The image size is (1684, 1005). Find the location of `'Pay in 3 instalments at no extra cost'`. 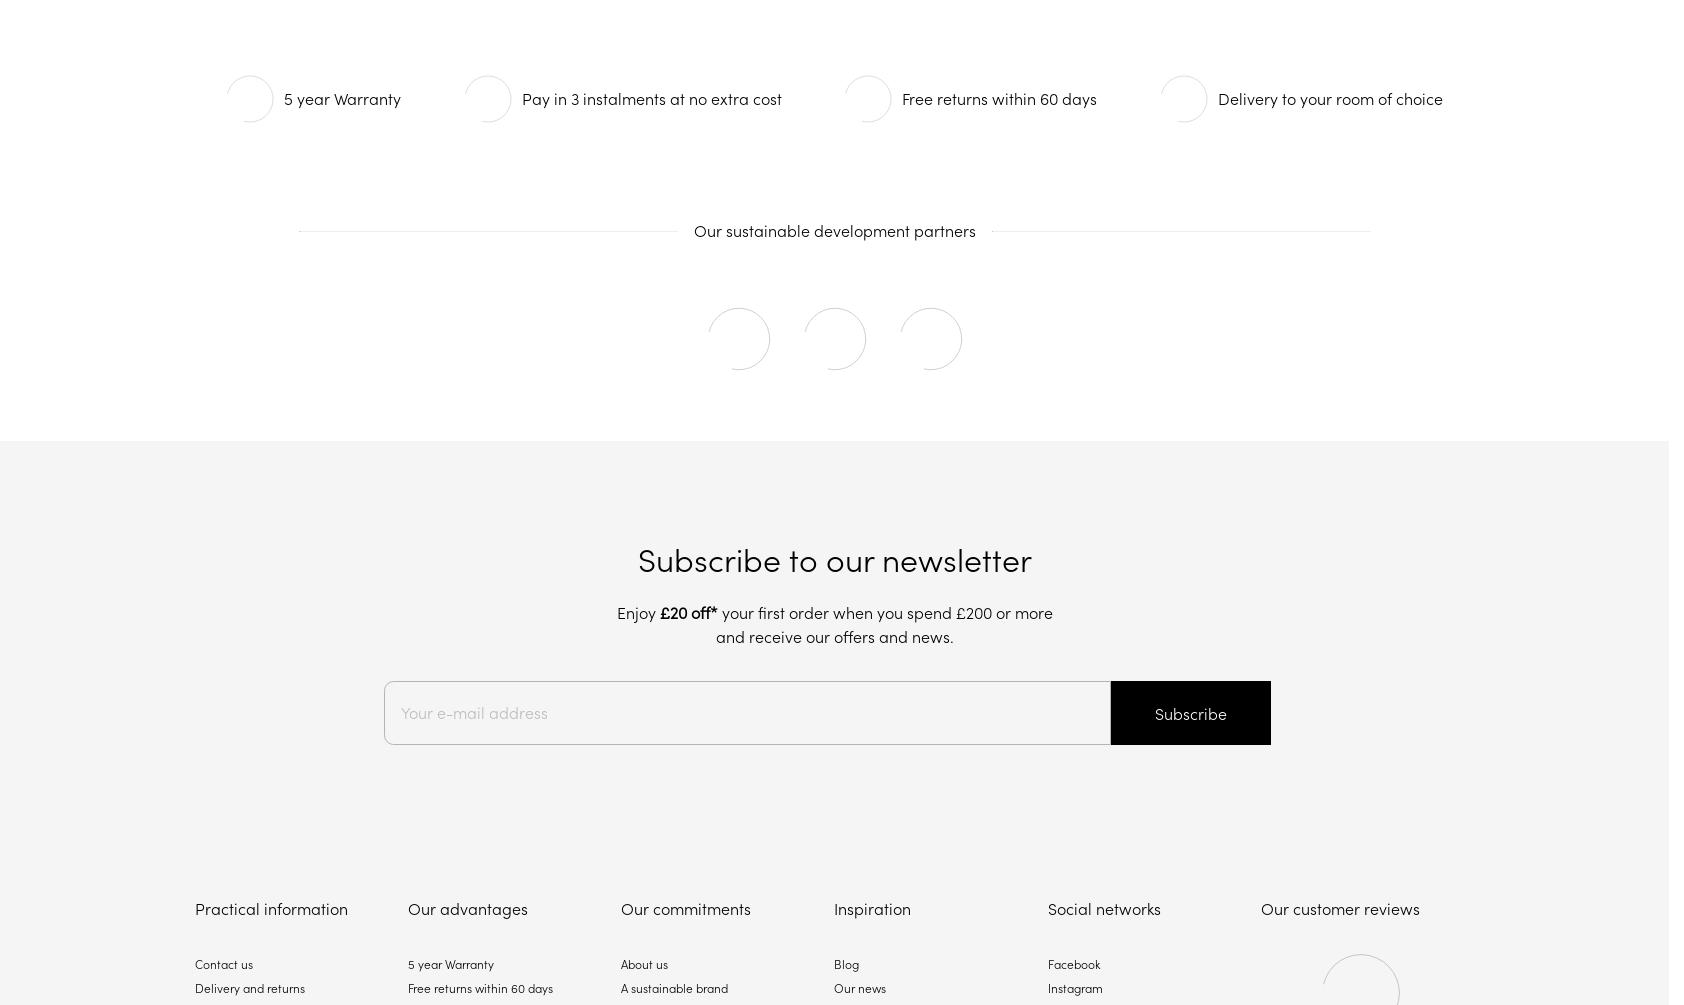

'Pay in 3 instalments at no extra cost' is located at coordinates (651, 98).